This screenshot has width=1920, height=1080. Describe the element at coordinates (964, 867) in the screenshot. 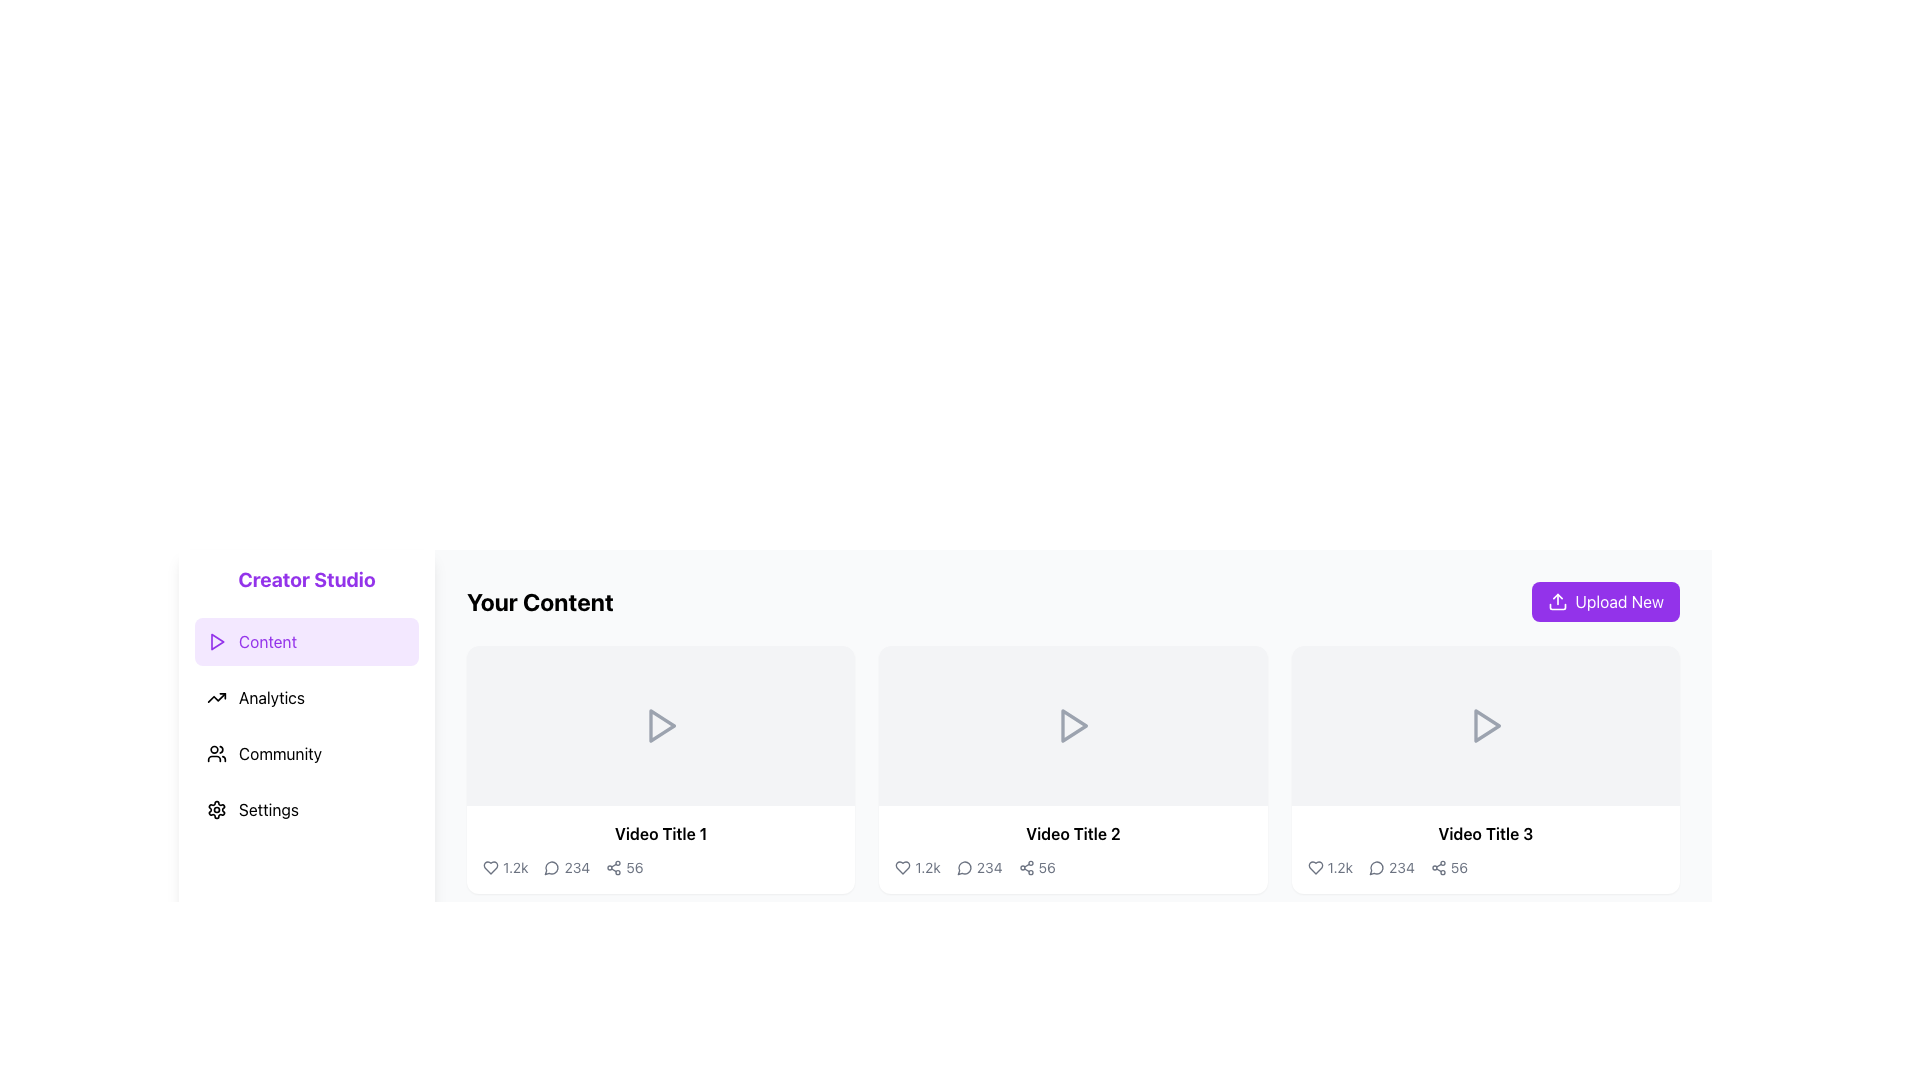

I see `the comment button located underneath the 'Video Title 2' section, between the heart and share icons` at that location.